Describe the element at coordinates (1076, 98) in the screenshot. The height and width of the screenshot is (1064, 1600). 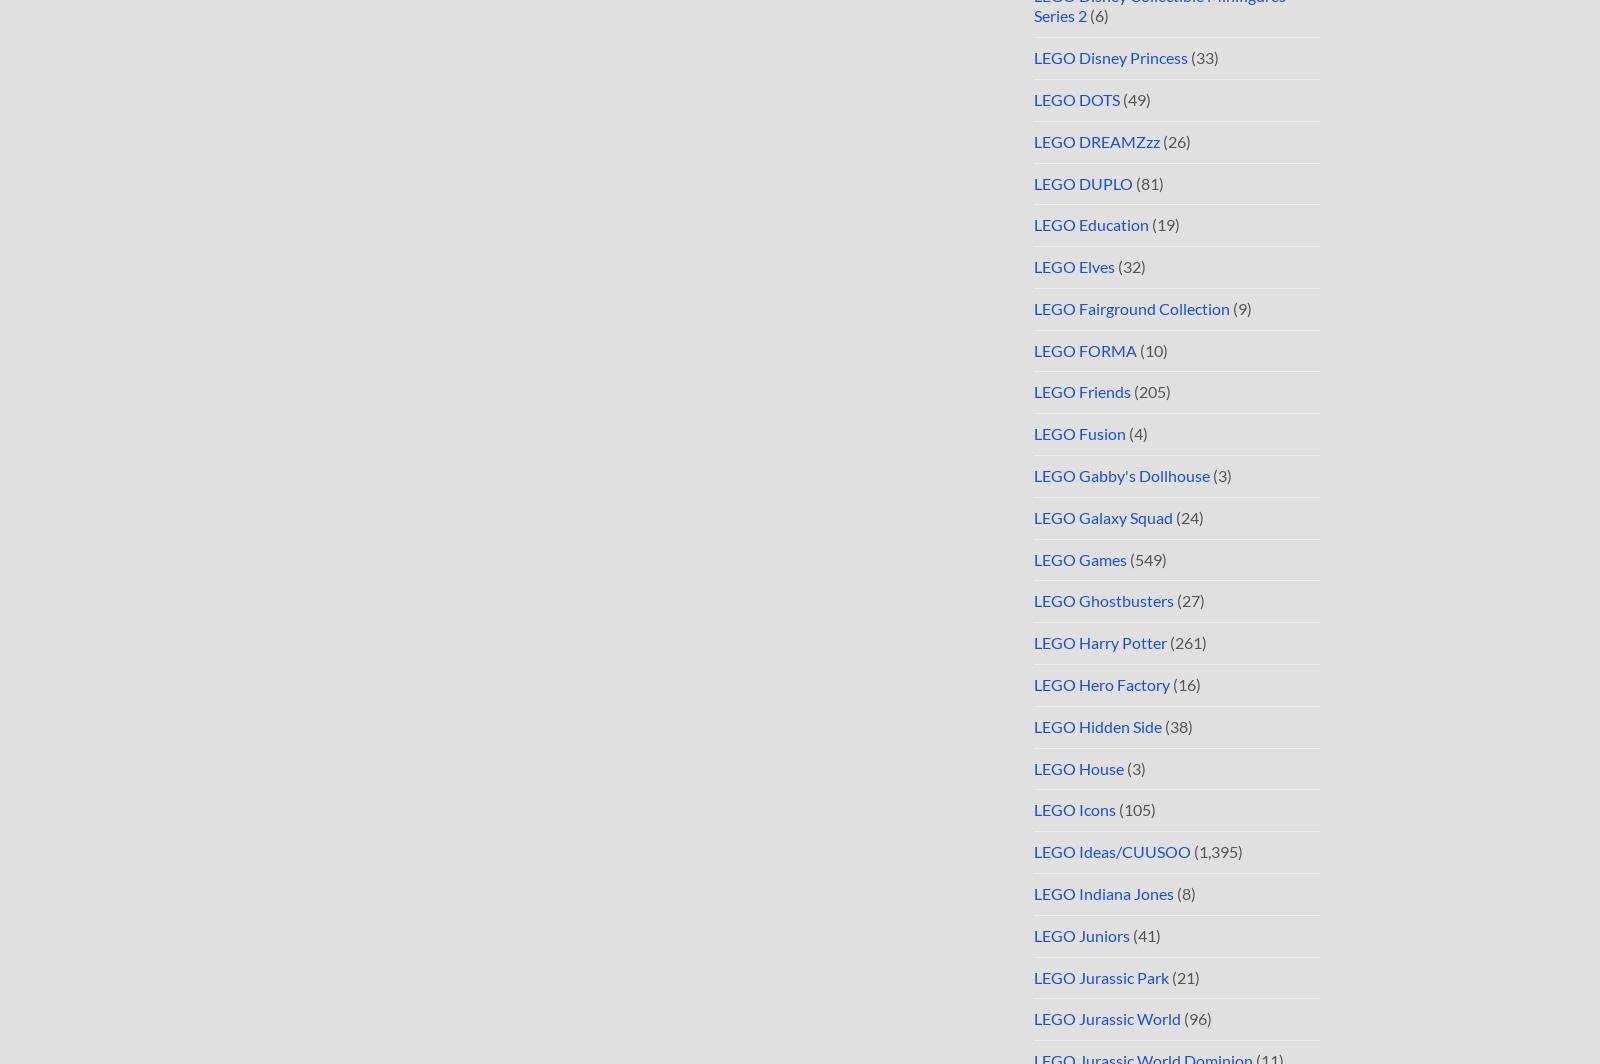
I see `'LEGO DOTS'` at that location.